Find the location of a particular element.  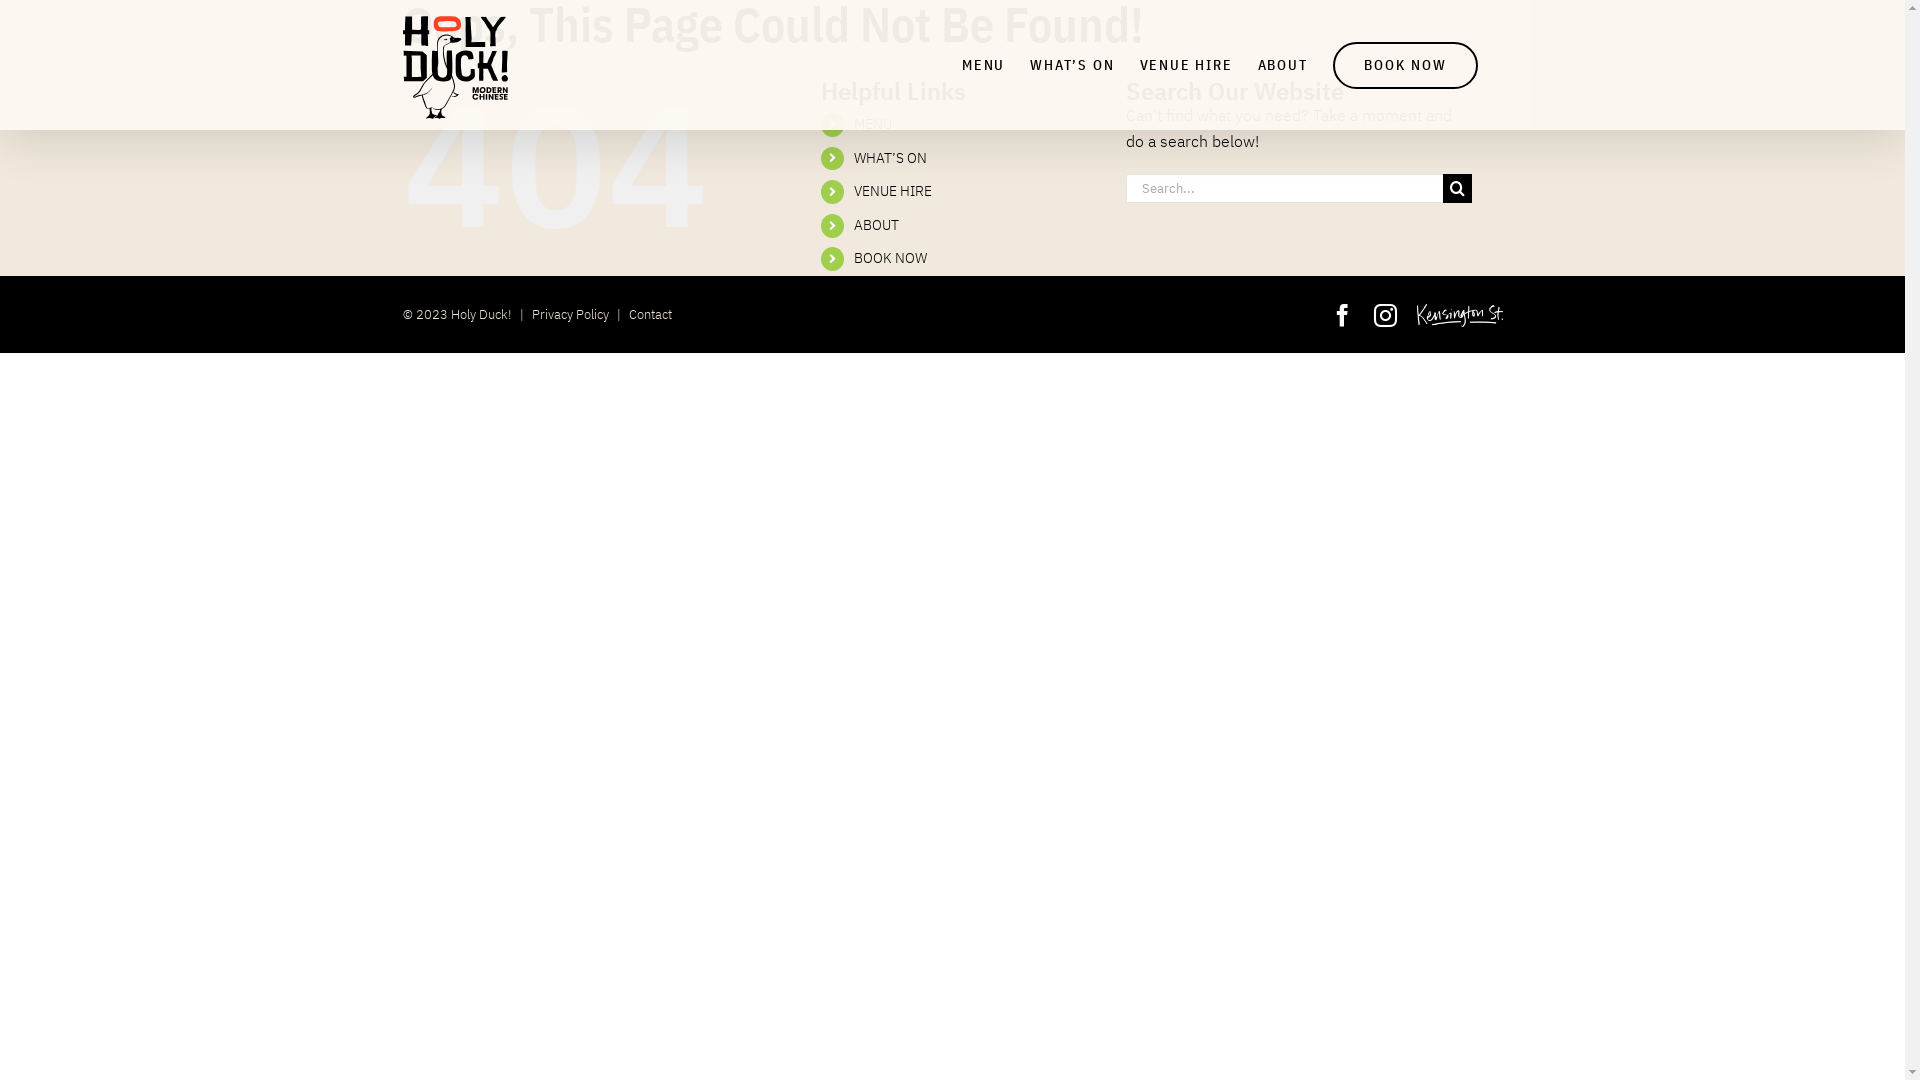

'BOOK NOW' is located at coordinates (1403, 64).